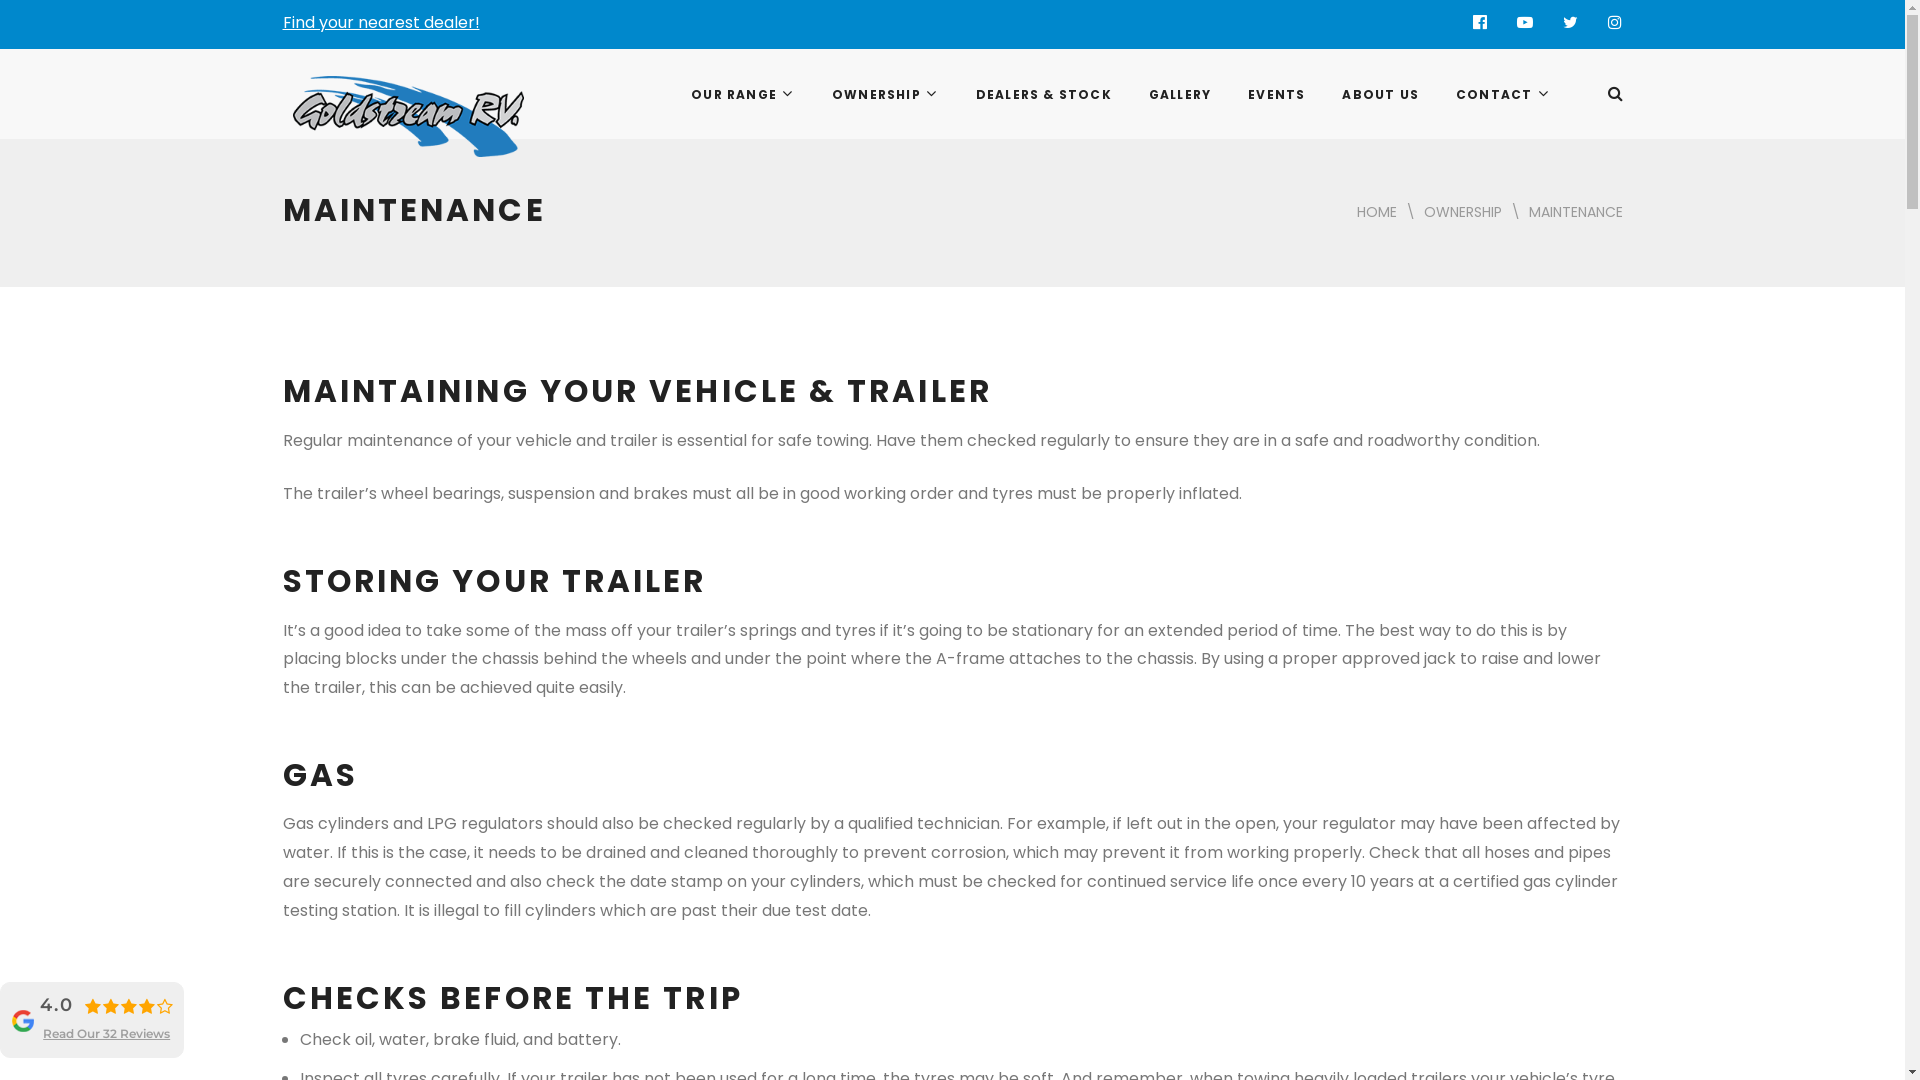 Image resolution: width=1920 pixels, height=1080 pixels. I want to click on 'ABOUT US', so click(1377, 94).